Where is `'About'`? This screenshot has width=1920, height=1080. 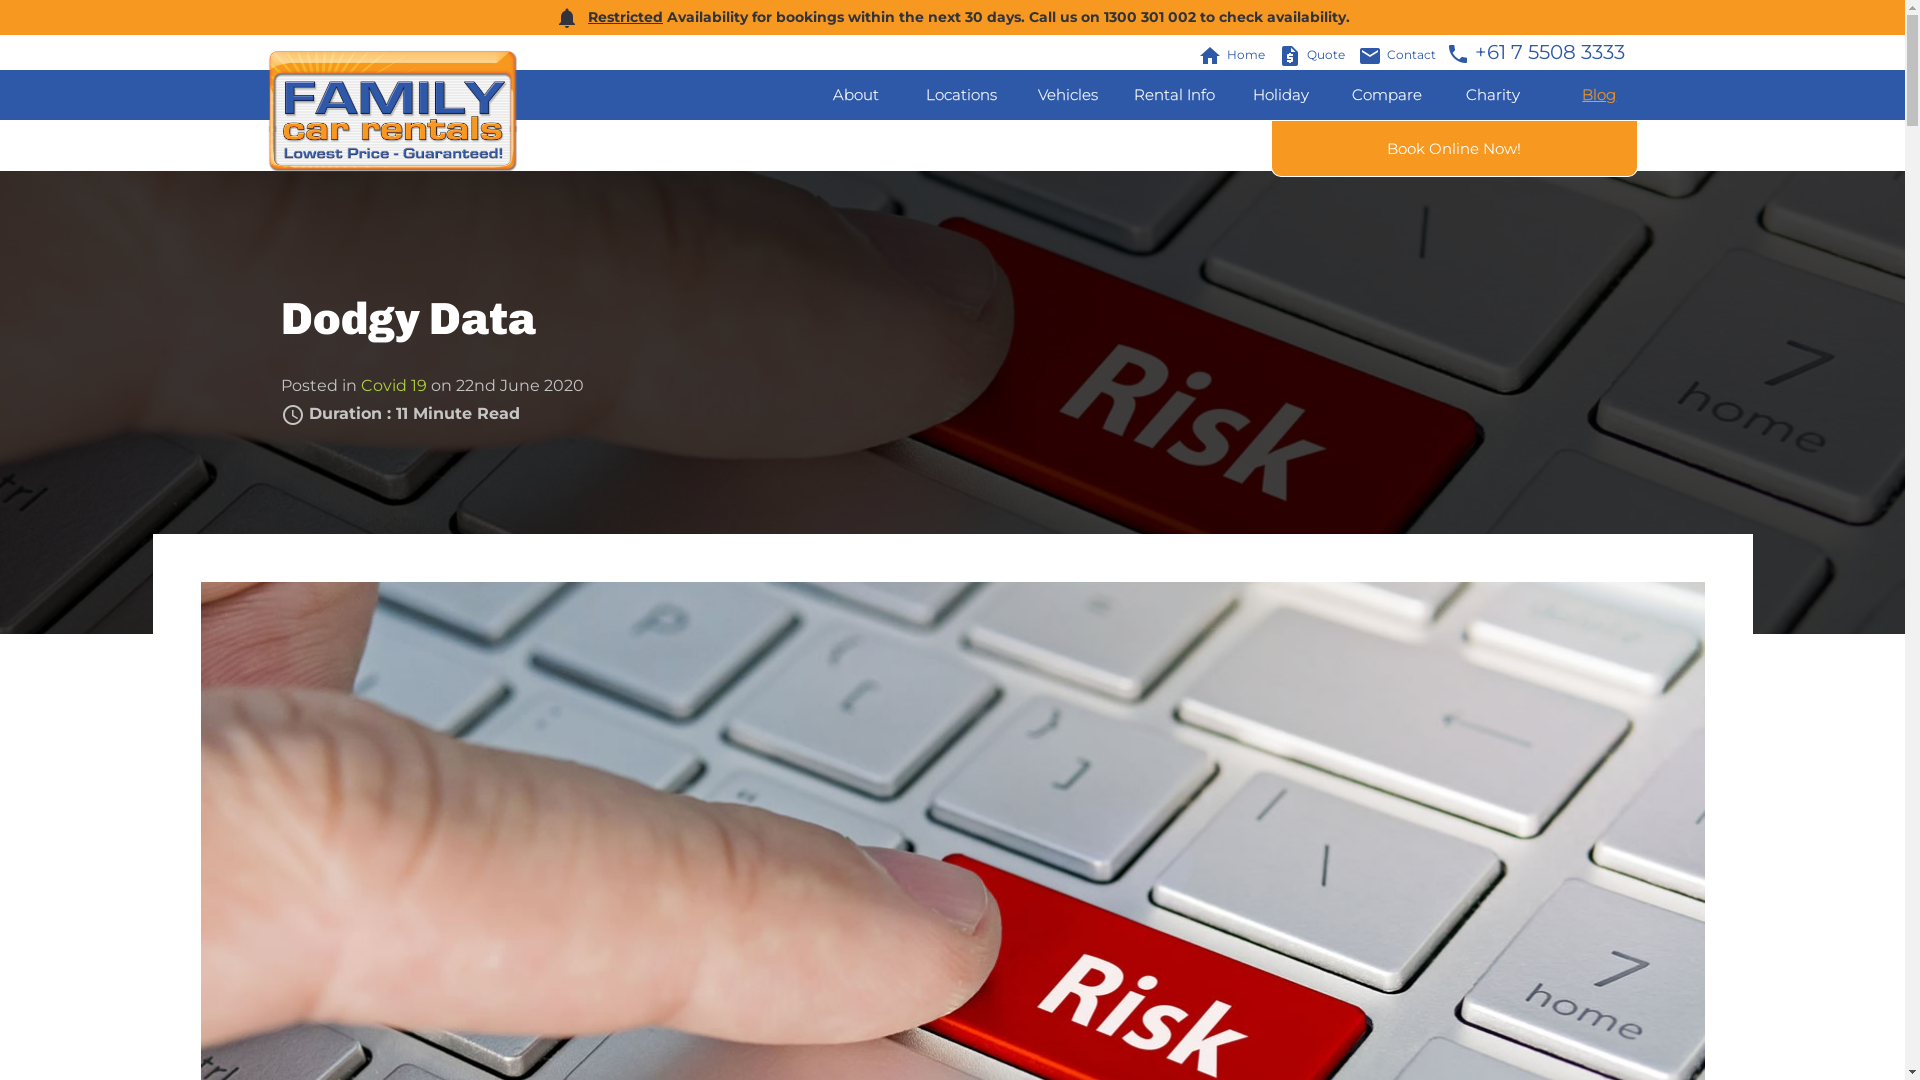
'About' is located at coordinates (854, 95).